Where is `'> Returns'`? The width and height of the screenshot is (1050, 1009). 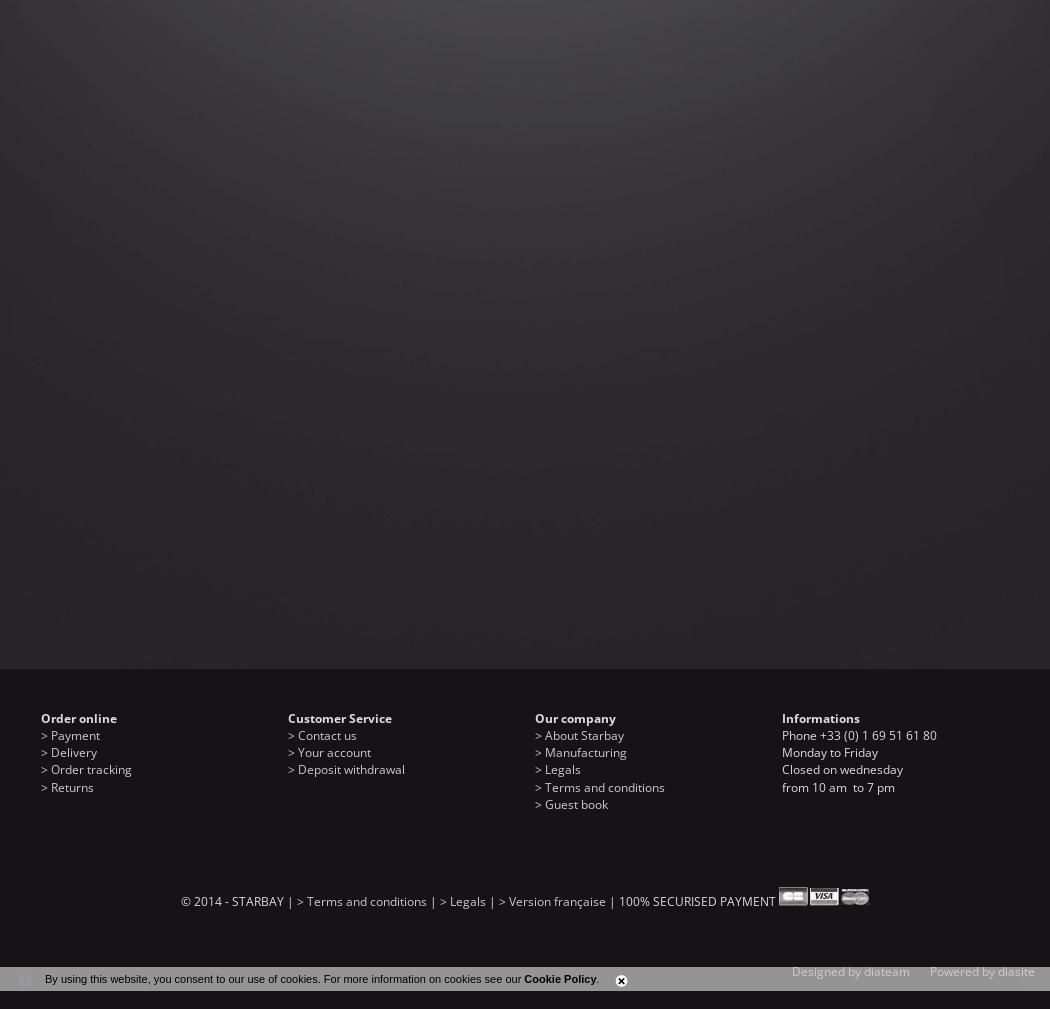 '> Returns' is located at coordinates (65, 786).